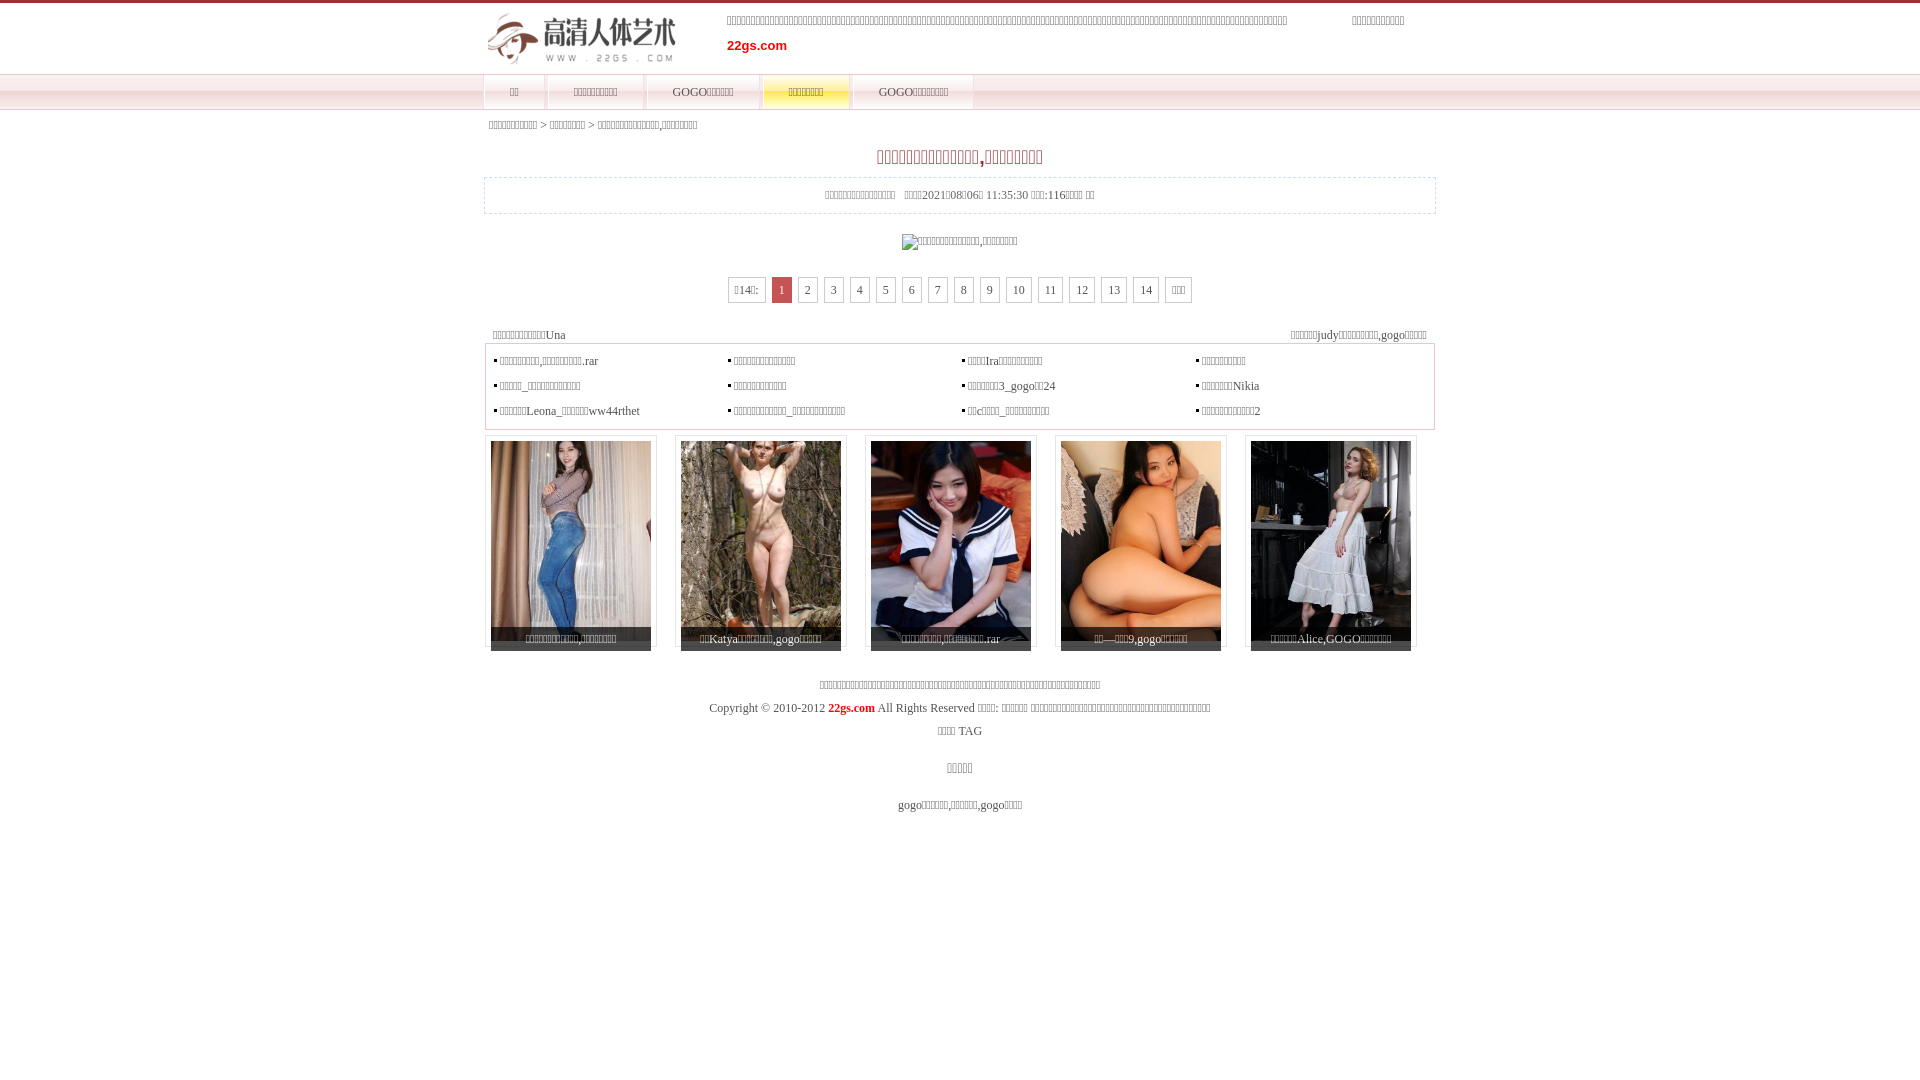  Describe the element at coordinates (1112, 289) in the screenshot. I see `'13'` at that location.